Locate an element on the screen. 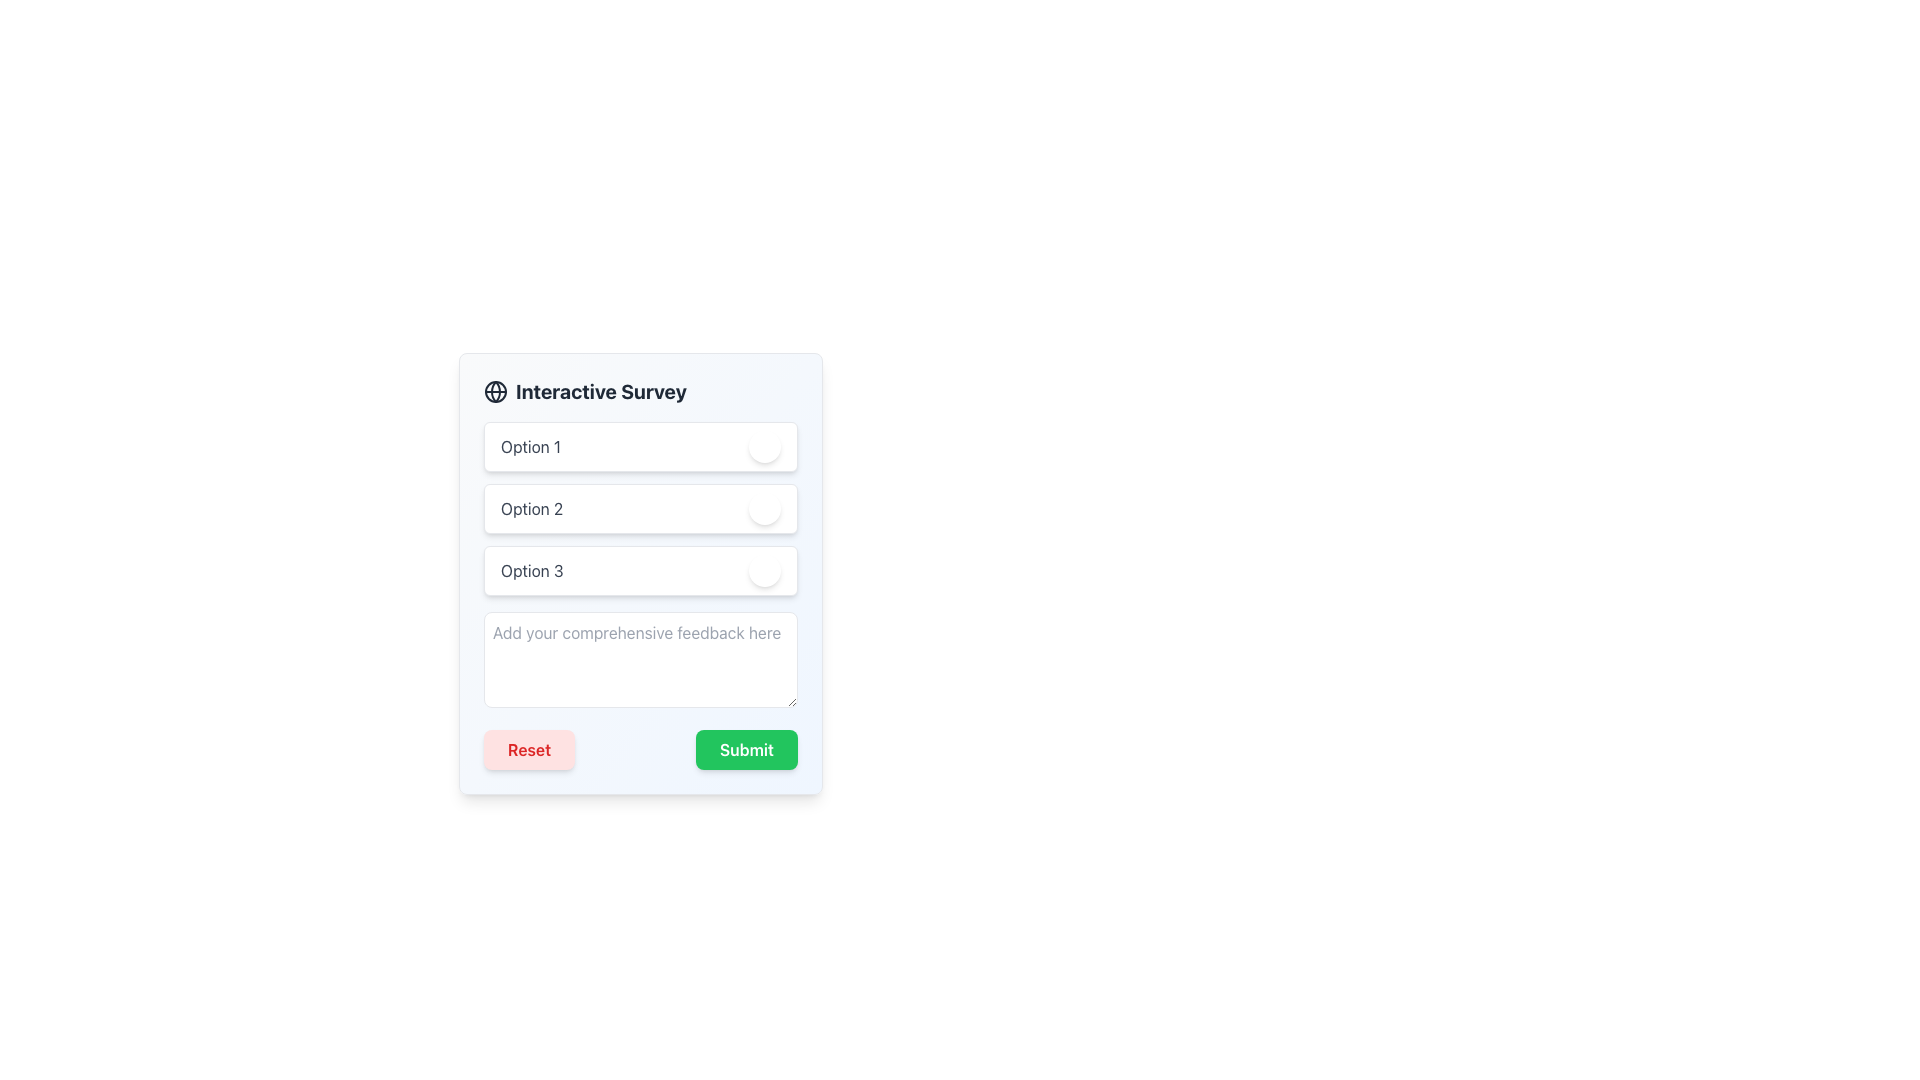 Image resolution: width=1920 pixels, height=1080 pixels. the toggle button of the first list item labeled 'Option 1' is located at coordinates (641, 446).